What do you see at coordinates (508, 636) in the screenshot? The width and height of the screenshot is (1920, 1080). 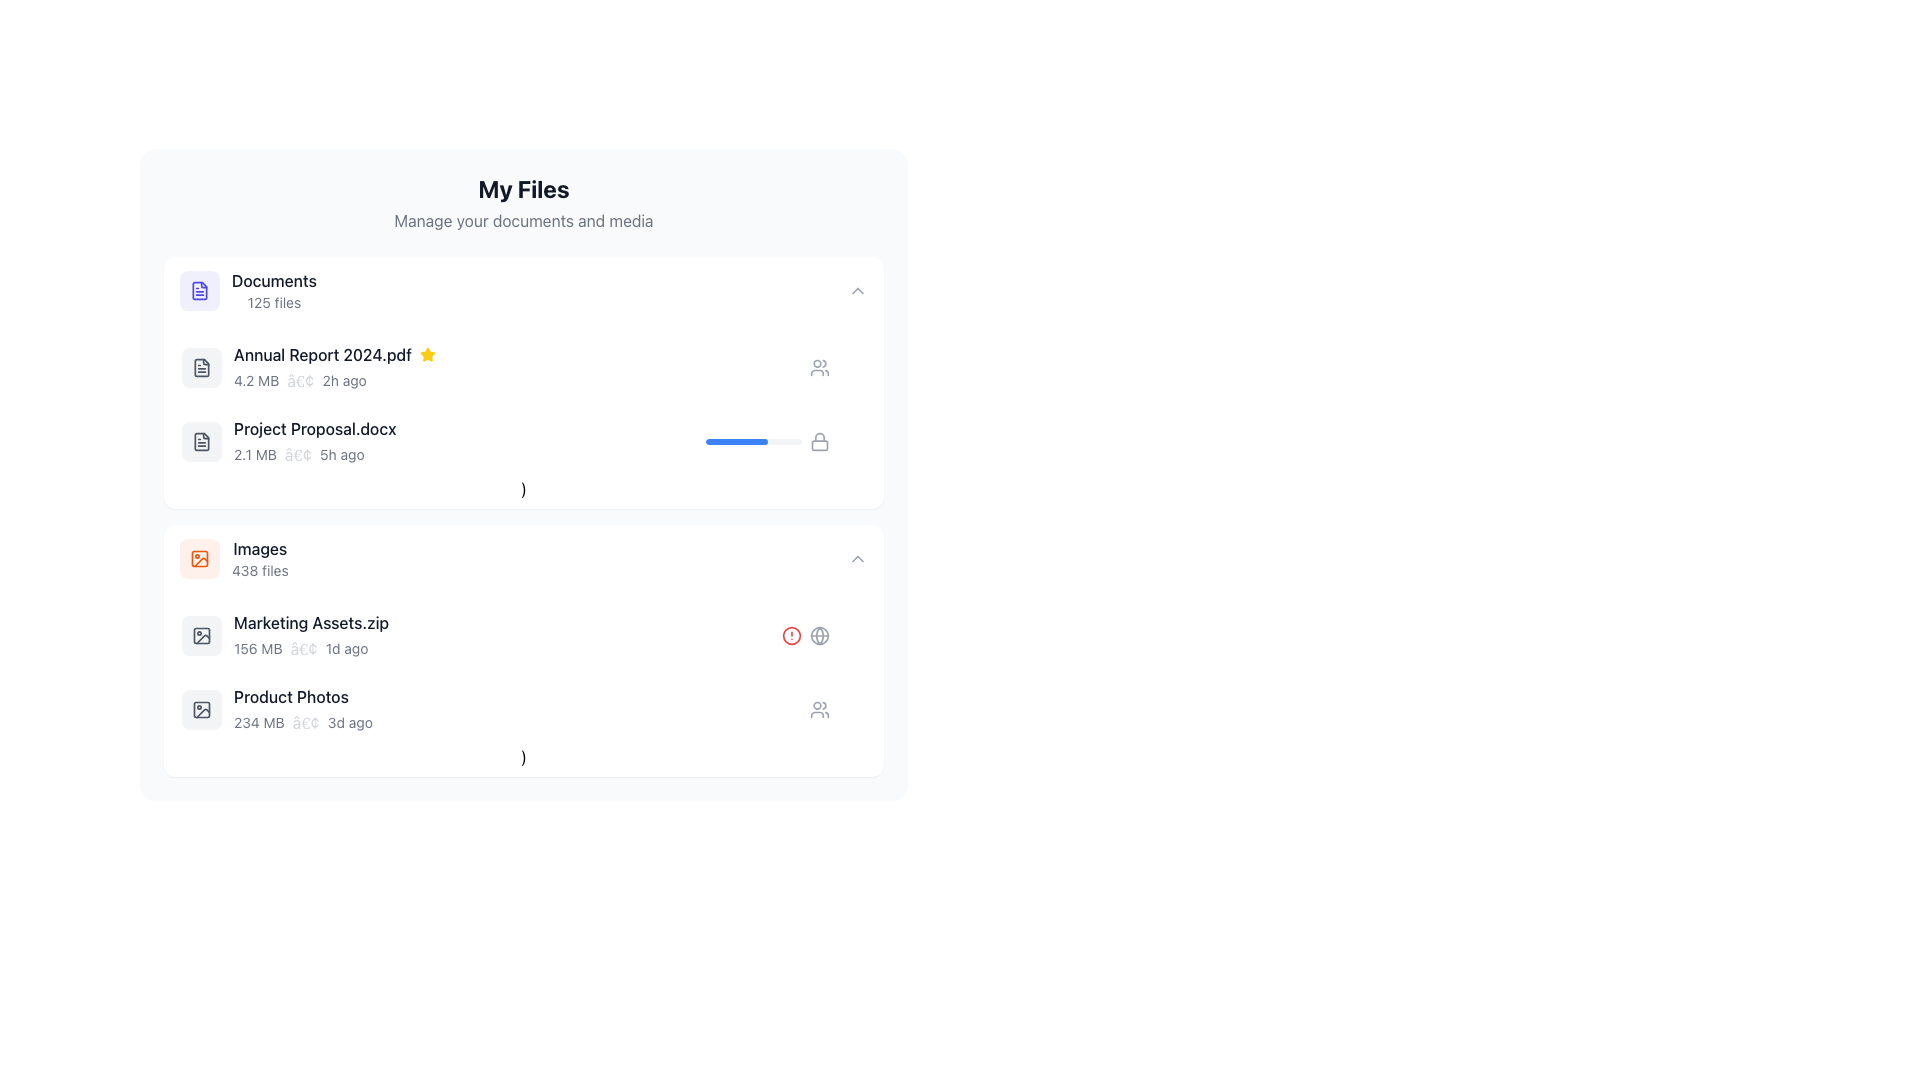 I see `the file item named 'Marketing Assets.zip'` at bounding box center [508, 636].